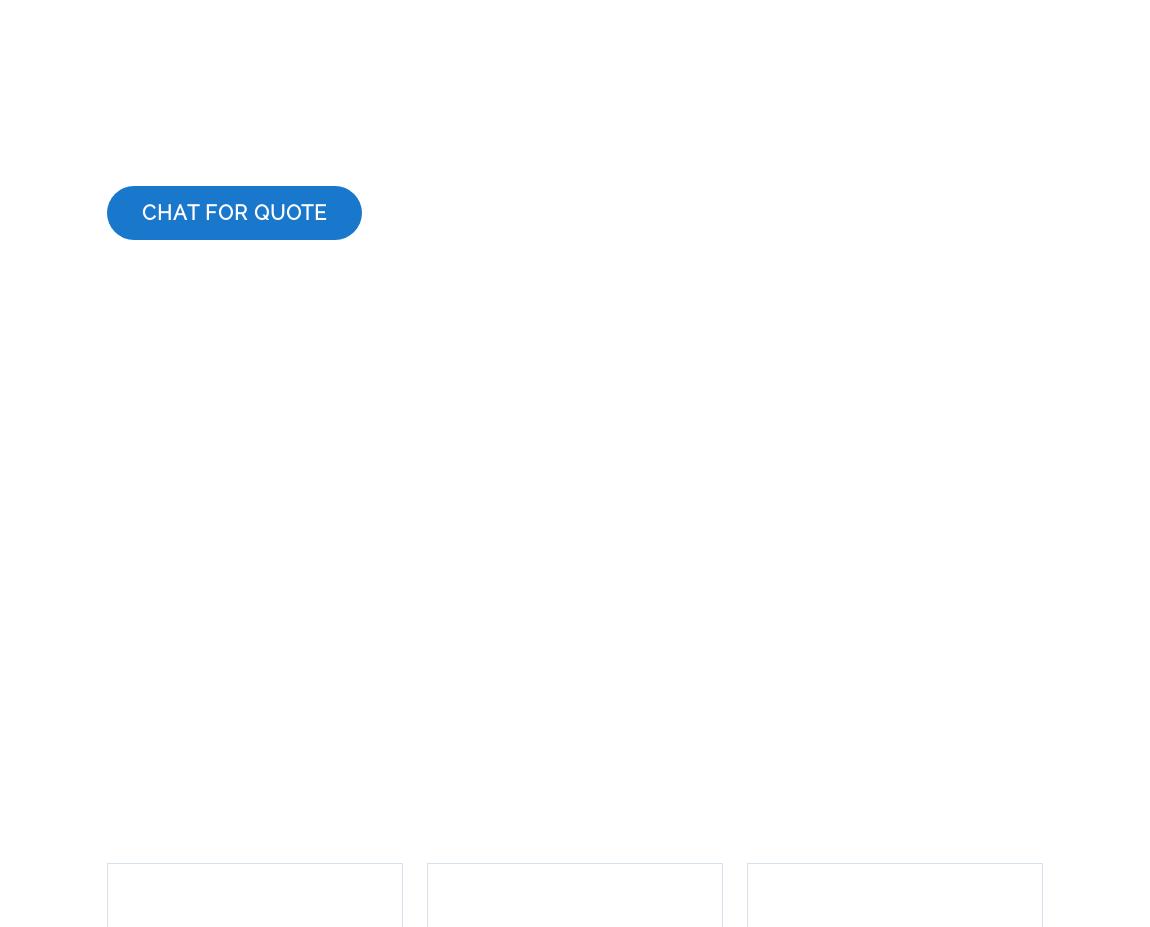 Image resolution: width=1150 pixels, height=927 pixels. Describe the element at coordinates (619, 807) in the screenshot. I see `':  +61-1-8003-57380'` at that location.